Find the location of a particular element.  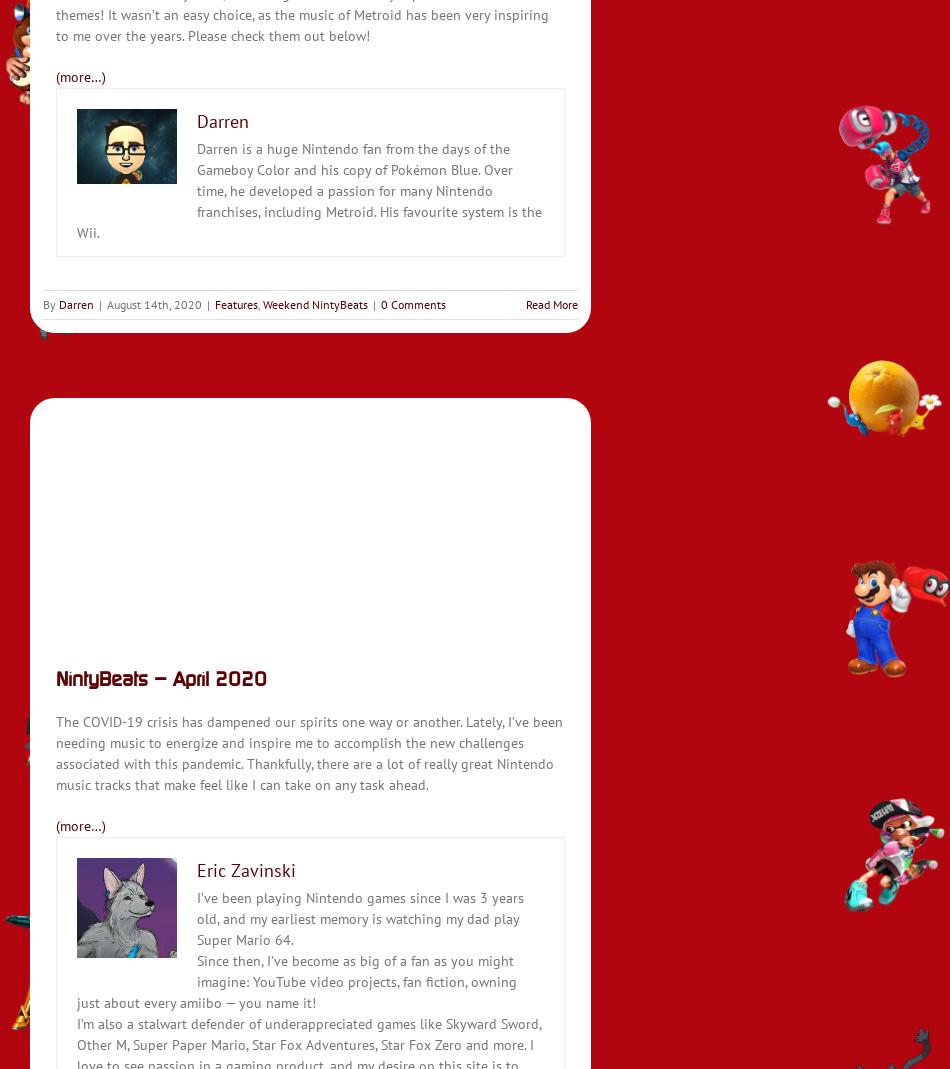

'0 Comments' is located at coordinates (412, 302).